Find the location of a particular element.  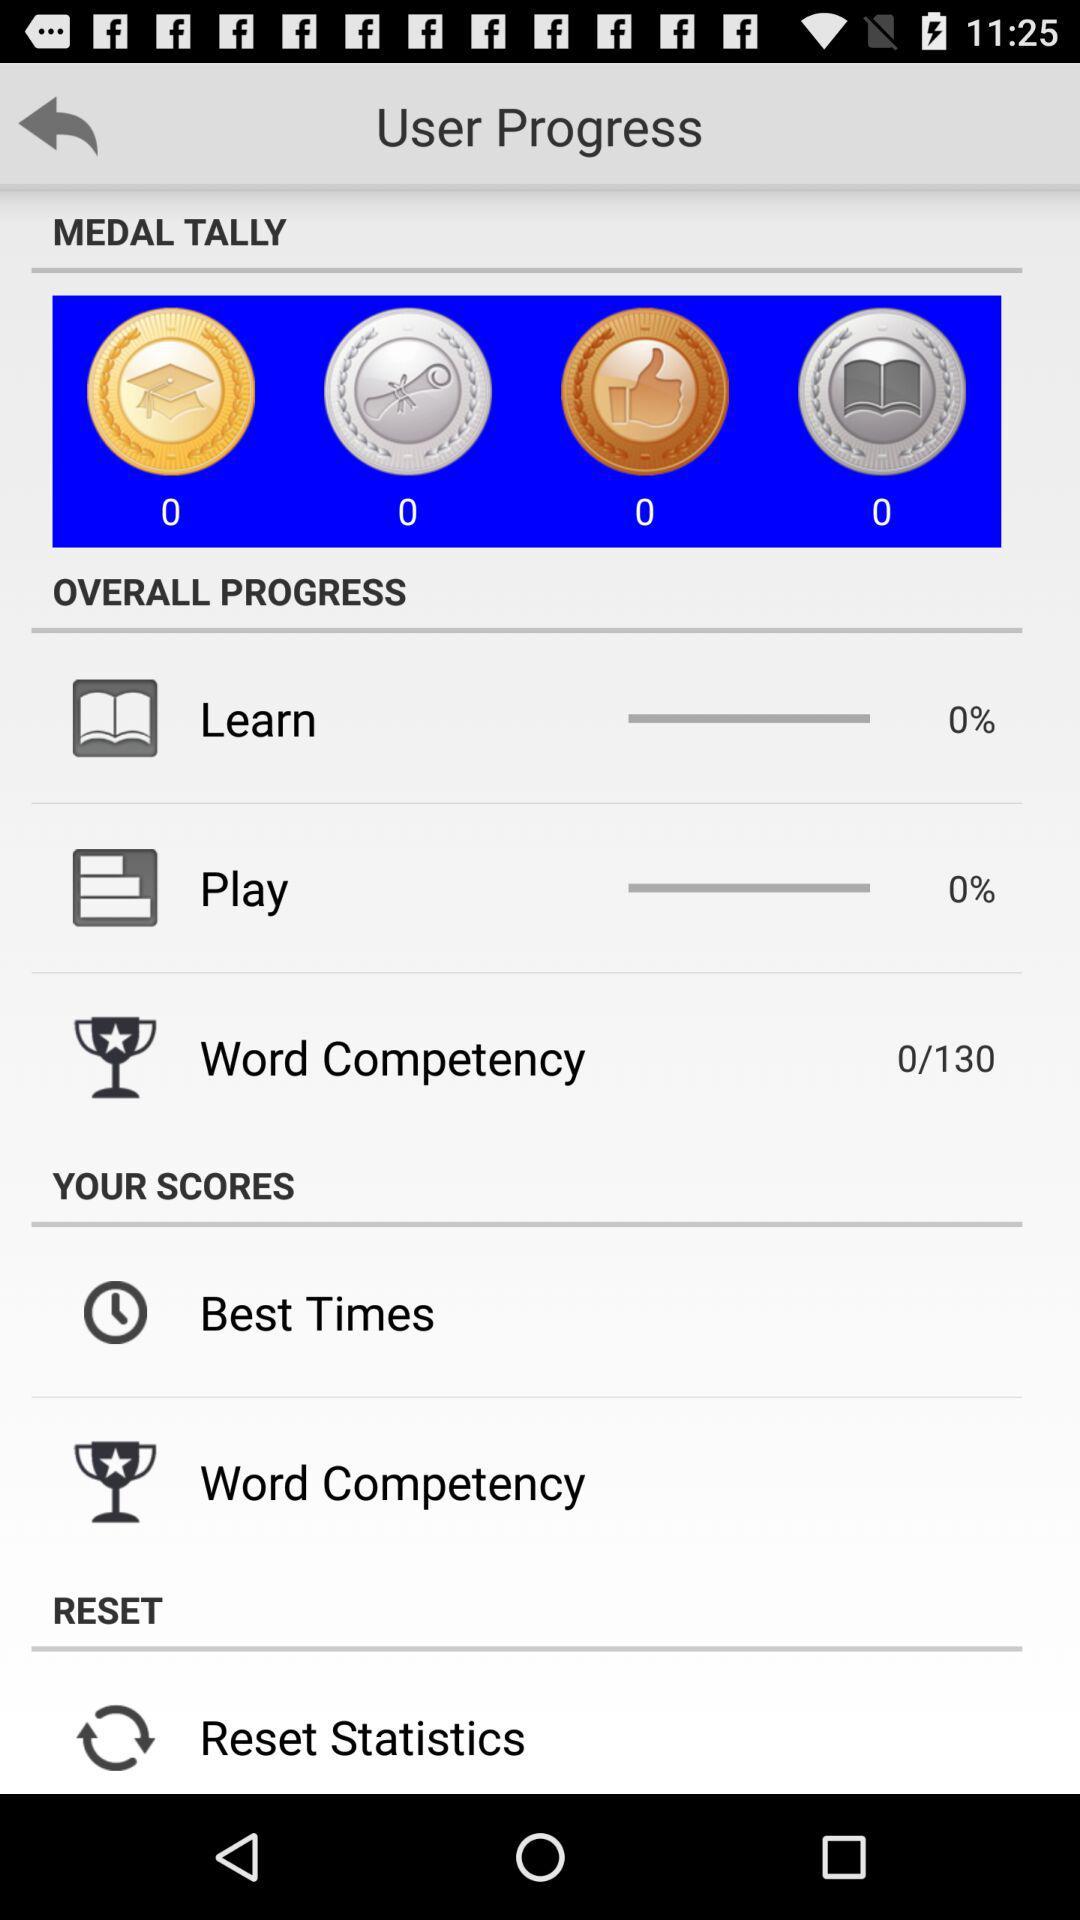

icon above the your scores is located at coordinates (917, 1056).